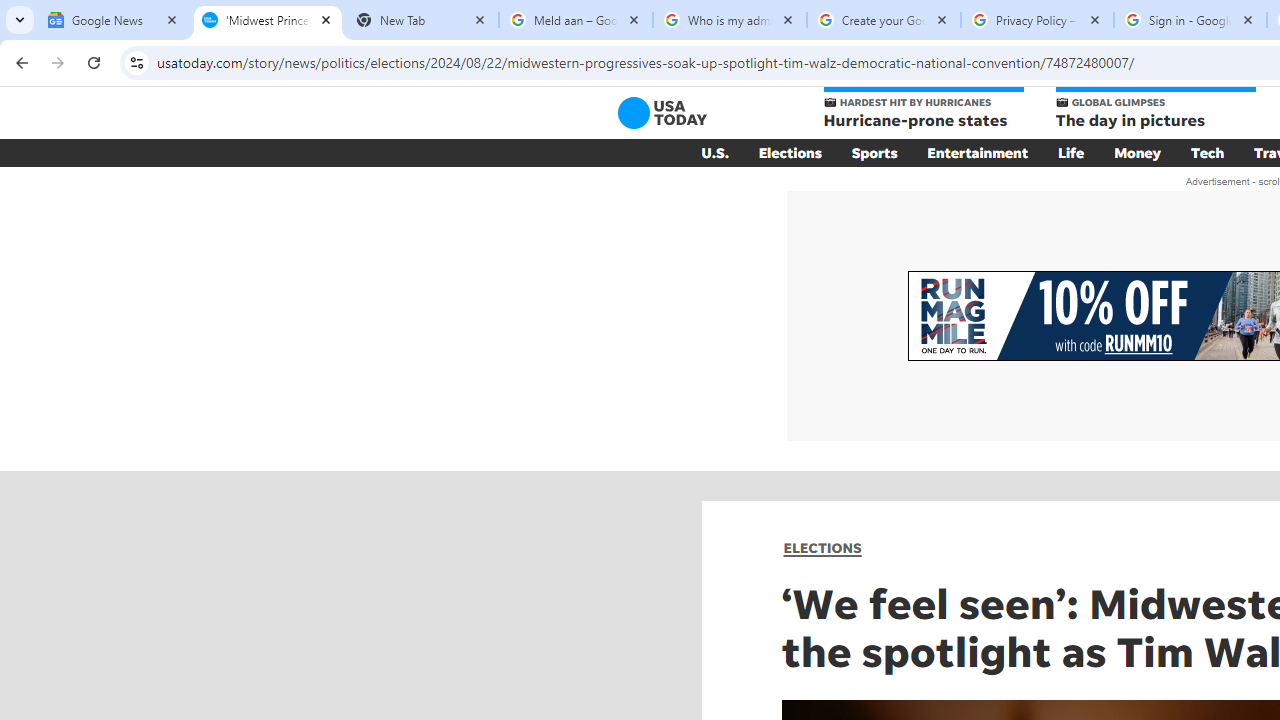  What do you see at coordinates (135, 61) in the screenshot?
I see `'View site information'` at bounding box center [135, 61].